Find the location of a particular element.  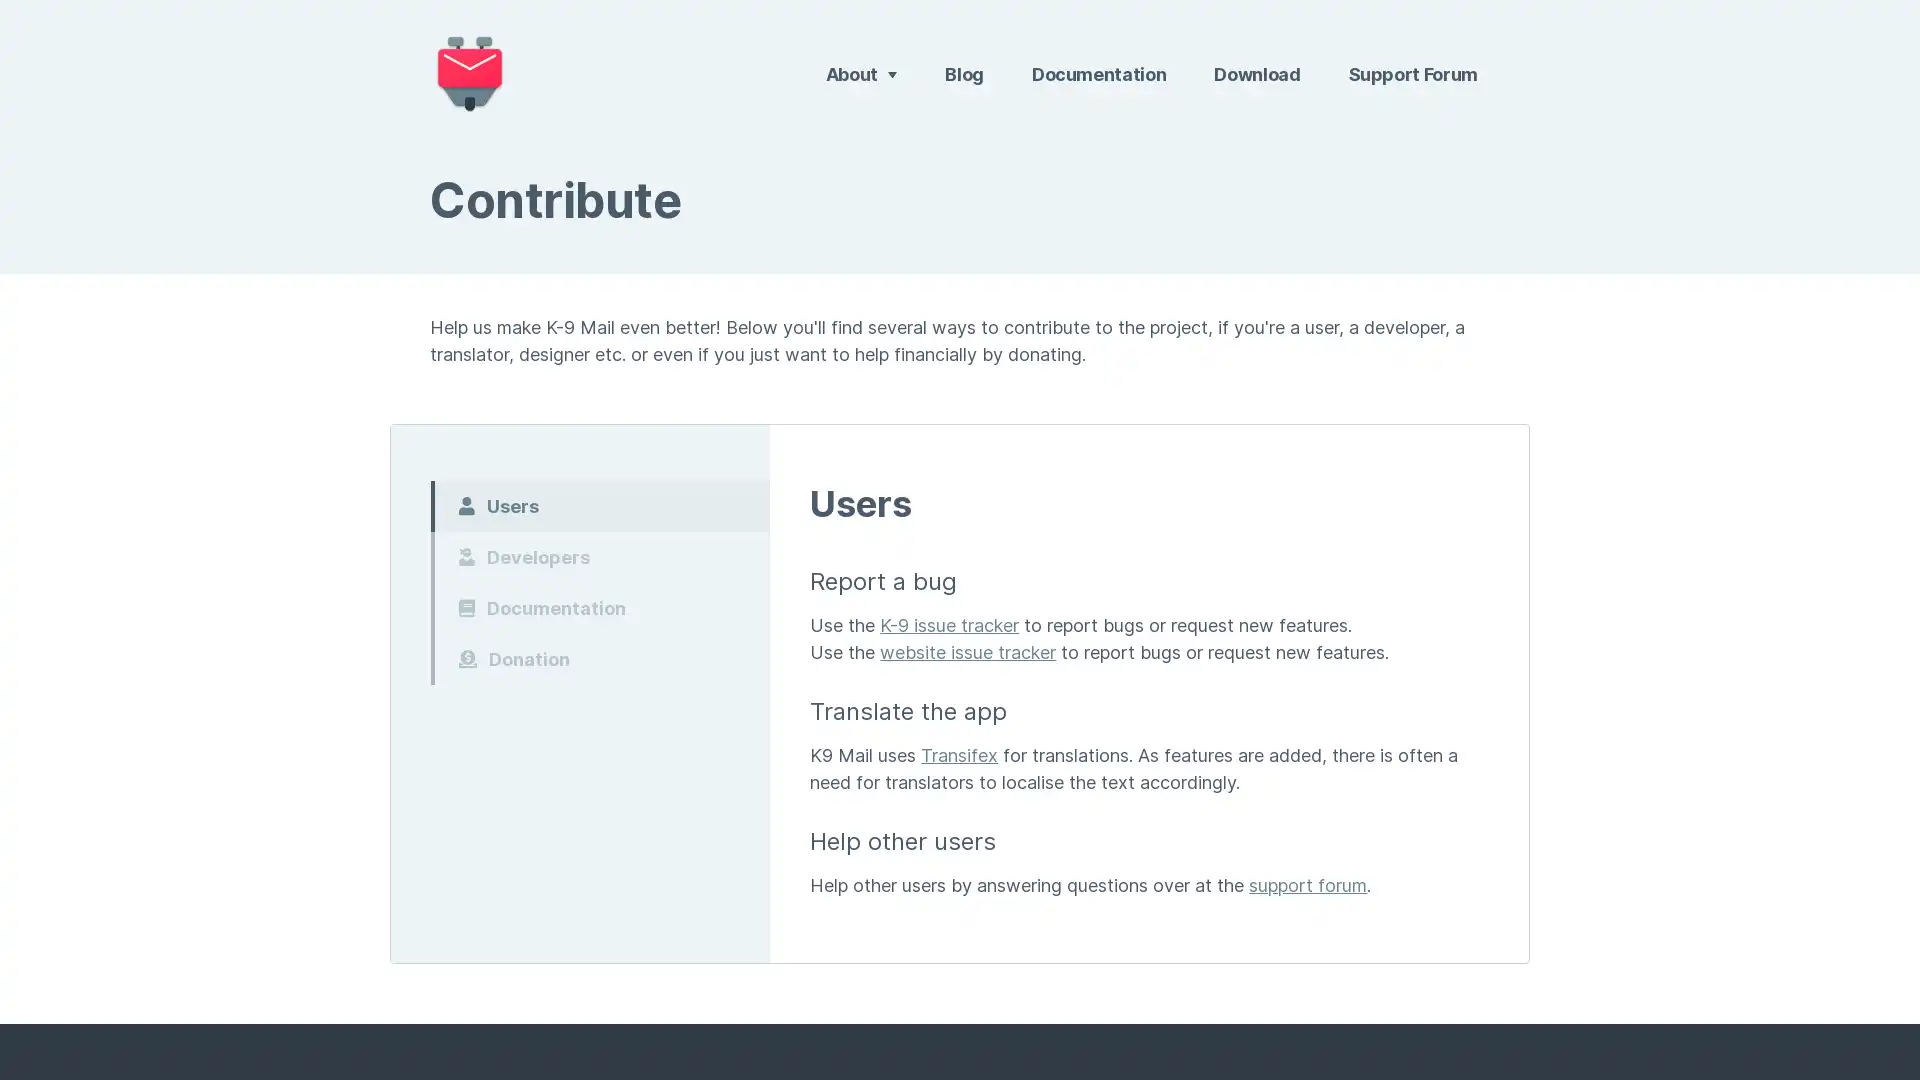

Donation is located at coordinates (599, 658).